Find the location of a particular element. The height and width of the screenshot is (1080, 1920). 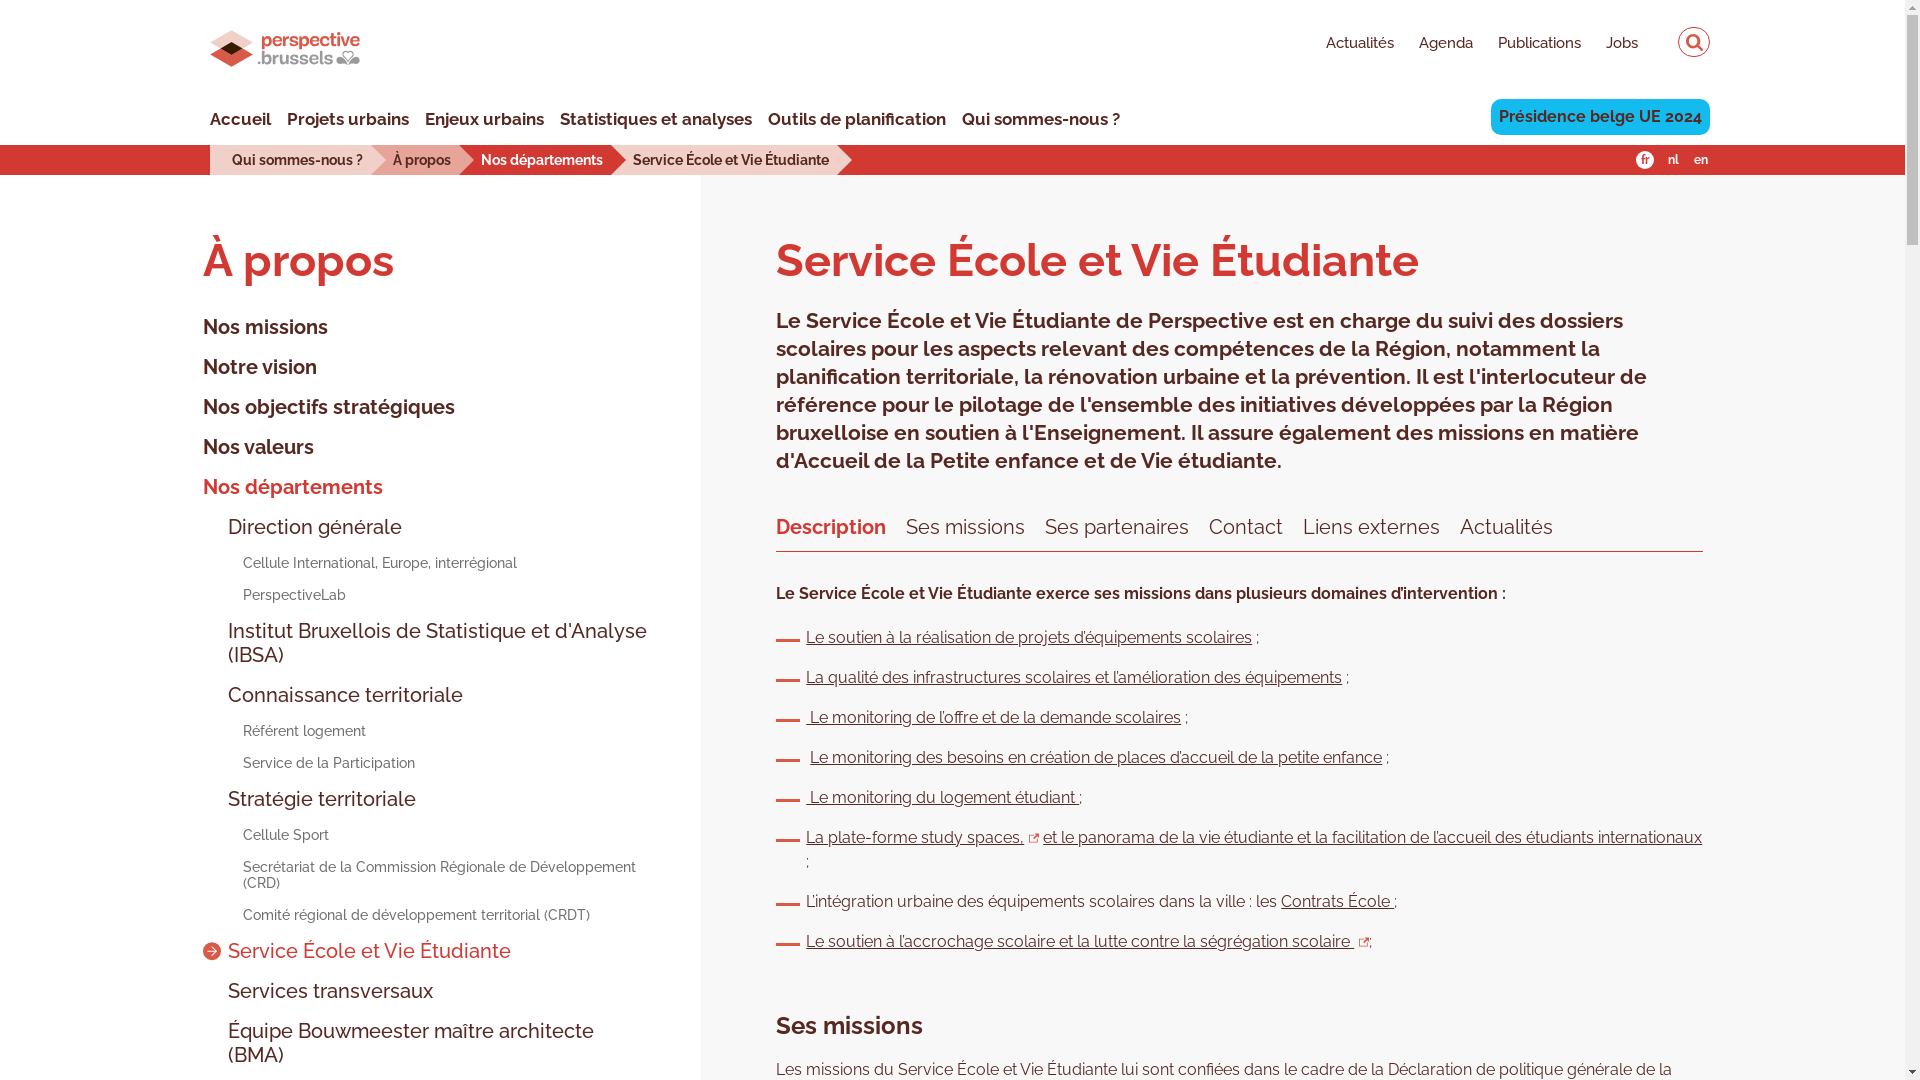

'Enjeux urbains' is located at coordinates (484, 119).